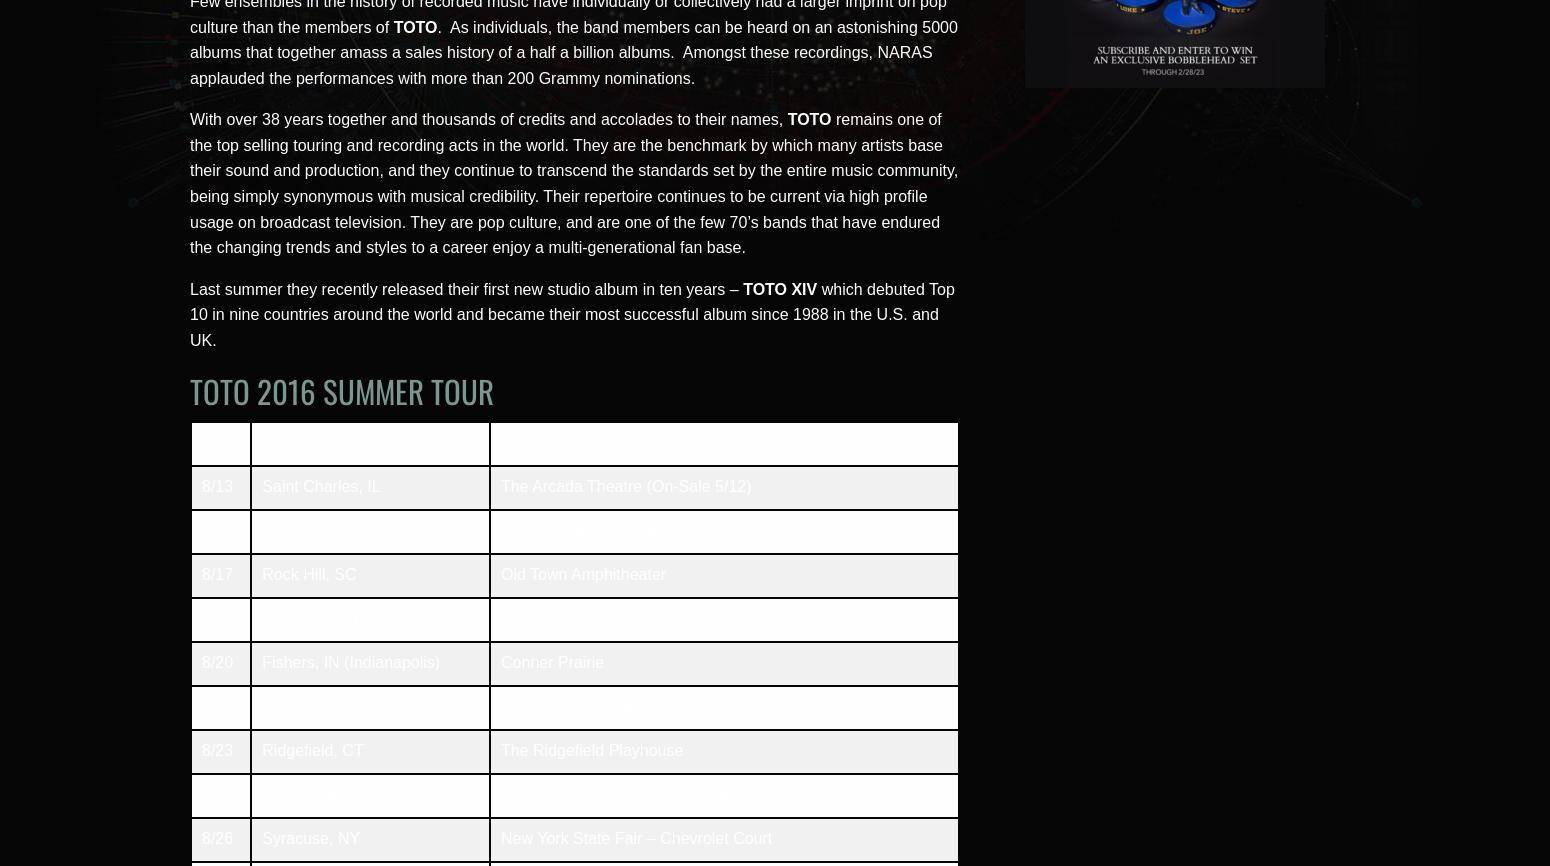 This screenshot has width=1550, height=866. I want to click on '8/21', so click(216, 705).